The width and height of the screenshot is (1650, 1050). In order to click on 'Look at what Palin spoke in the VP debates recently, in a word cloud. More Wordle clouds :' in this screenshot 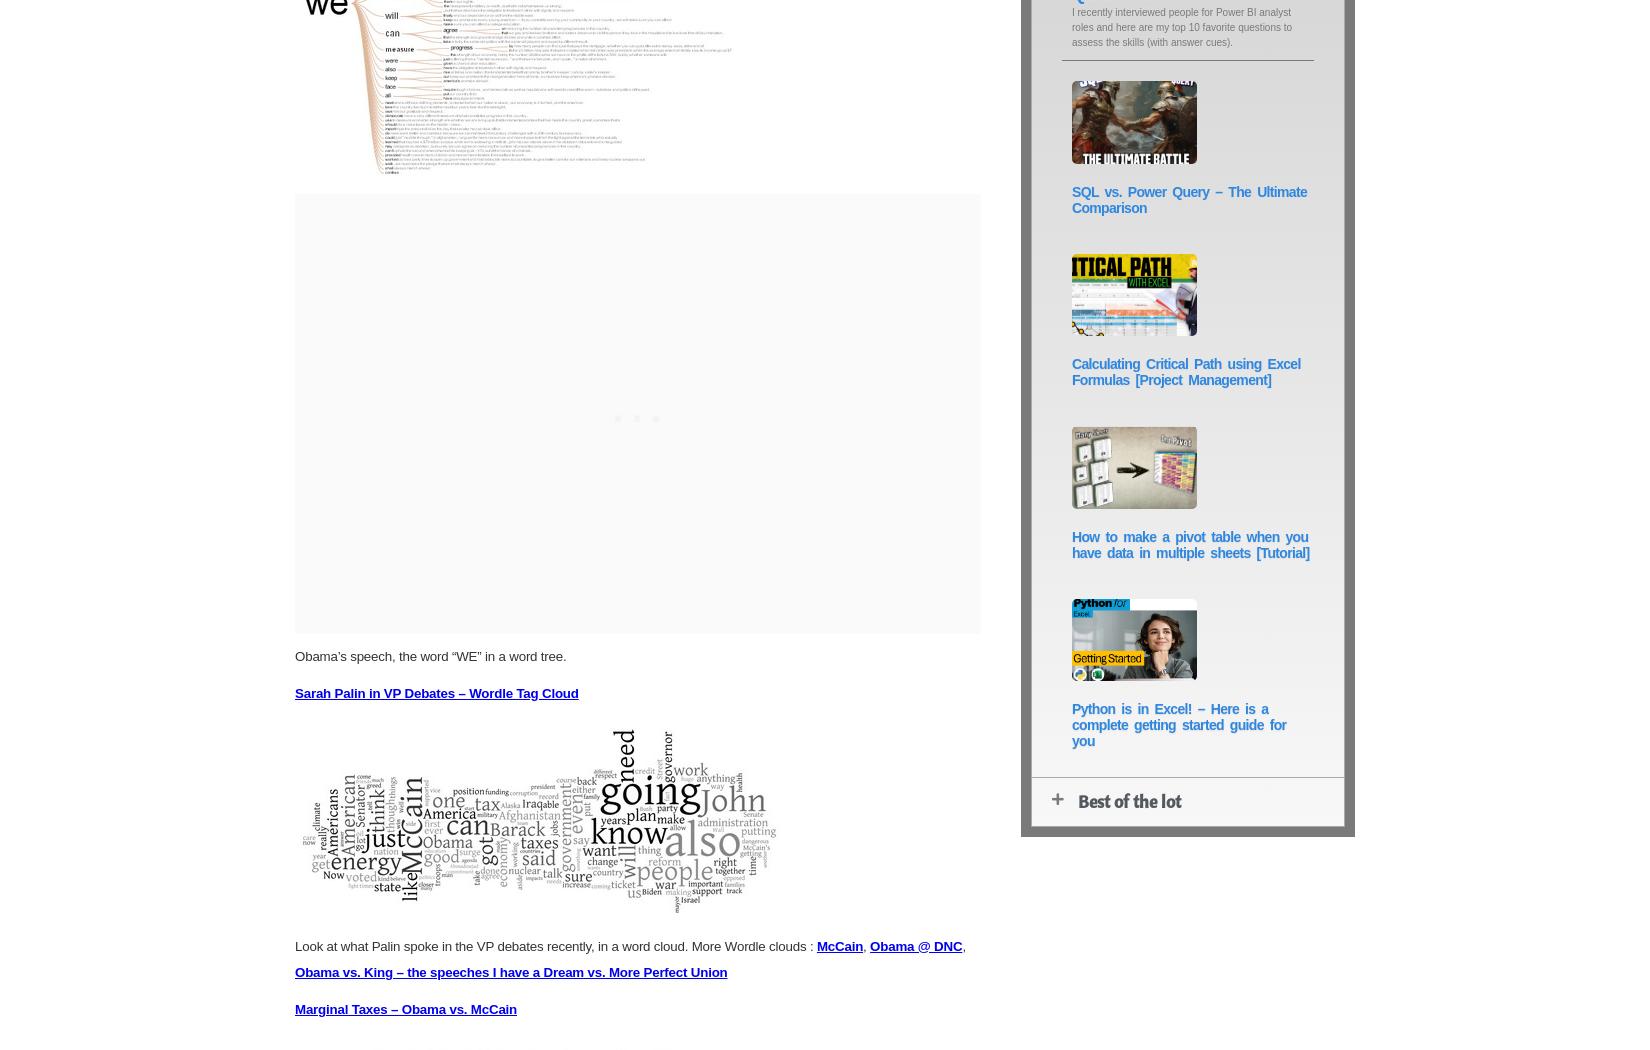, I will do `click(554, 944)`.